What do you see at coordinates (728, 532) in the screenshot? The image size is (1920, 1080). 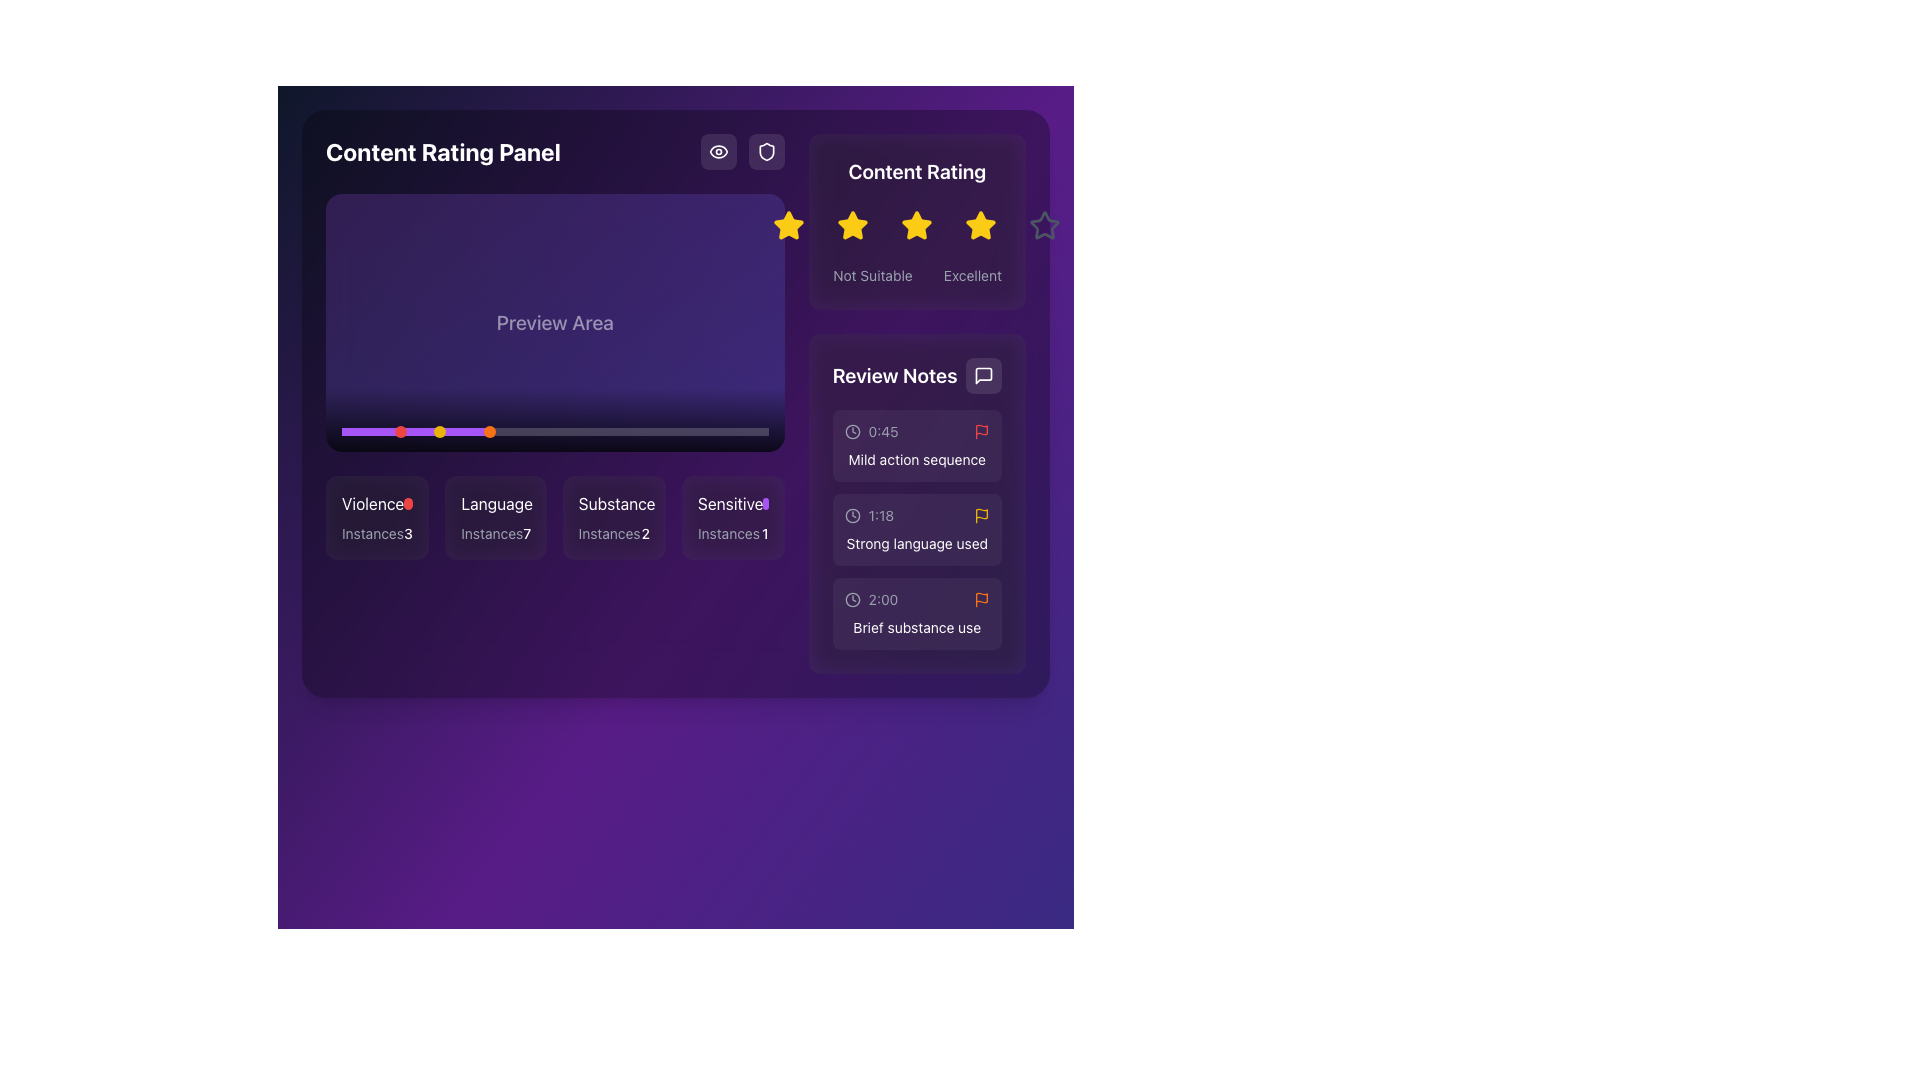 I see `the gray text label that reads 'Instances', located under the 'Sensitive' heading and to the left of the numerical indicator '1'` at bounding box center [728, 532].